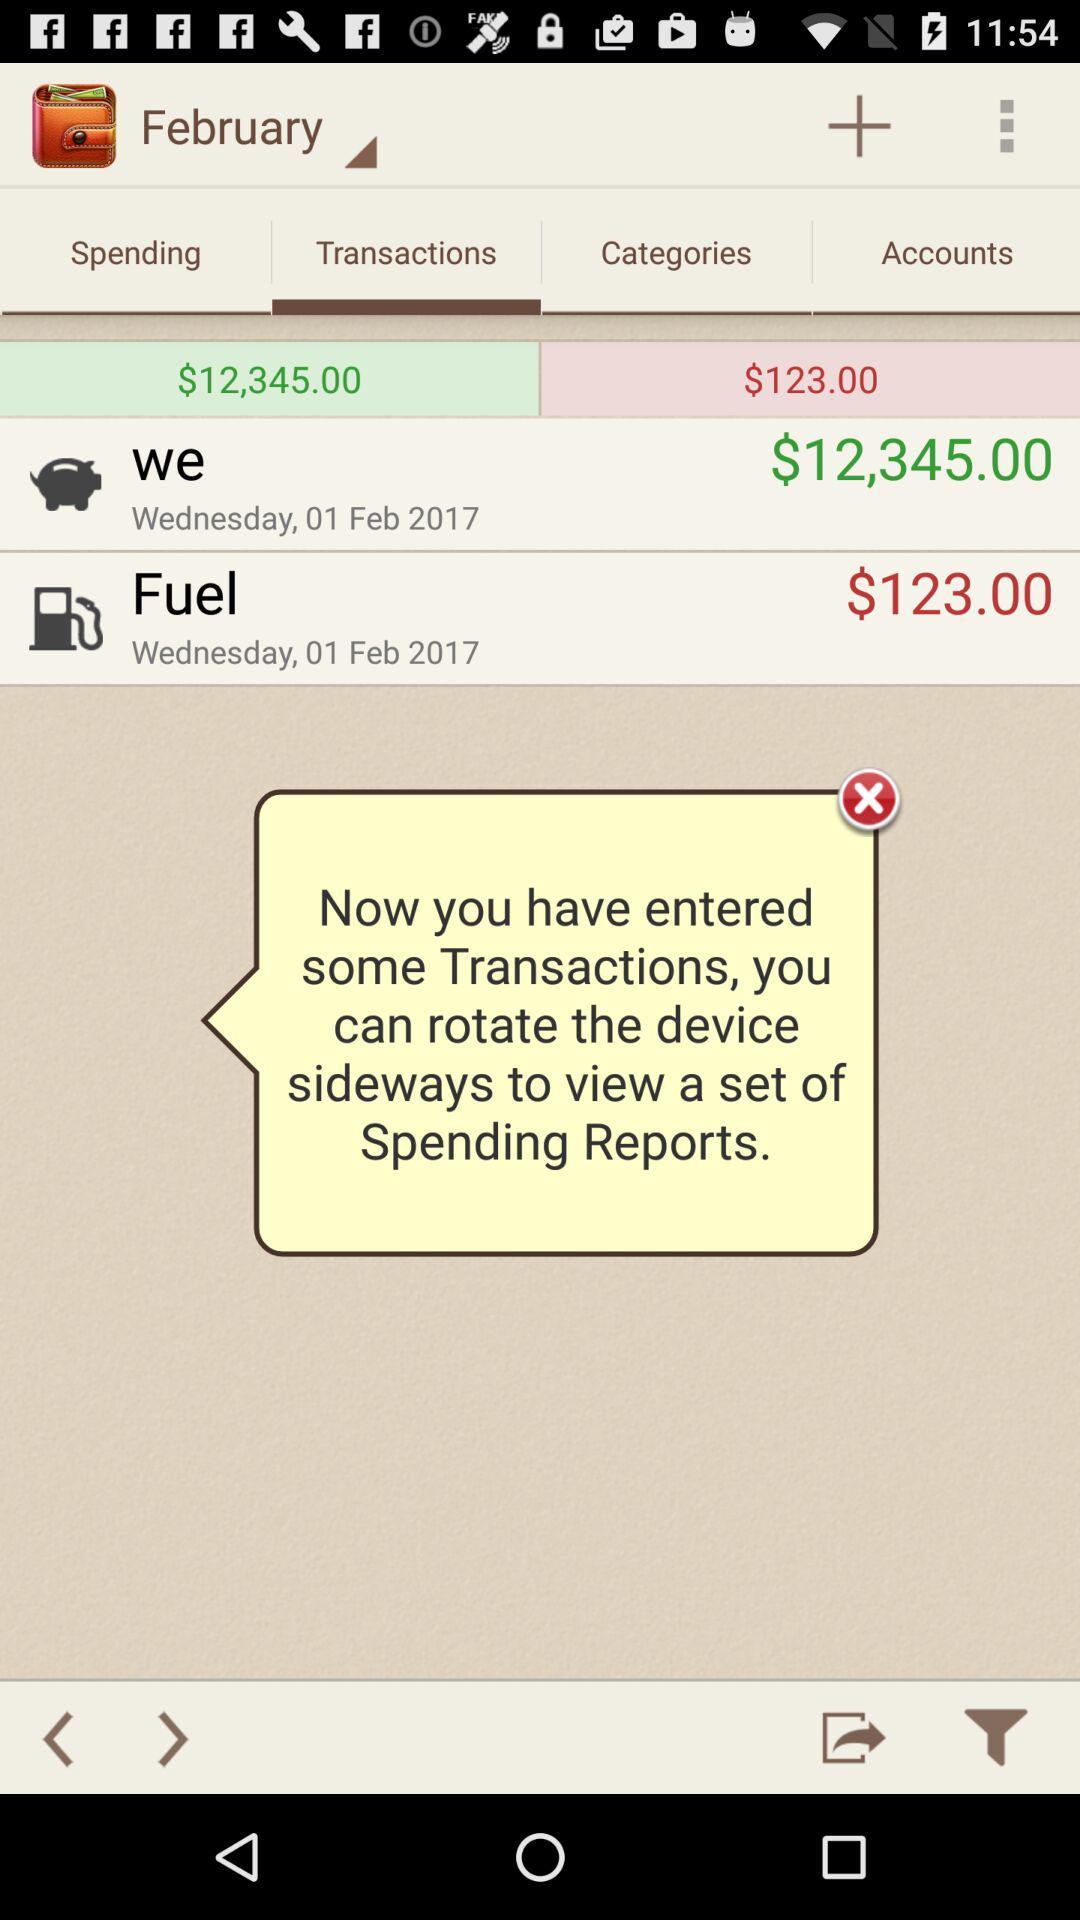 This screenshot has height=1920, width=1080. I want to click on the icon above the spending, so click(258, 124).